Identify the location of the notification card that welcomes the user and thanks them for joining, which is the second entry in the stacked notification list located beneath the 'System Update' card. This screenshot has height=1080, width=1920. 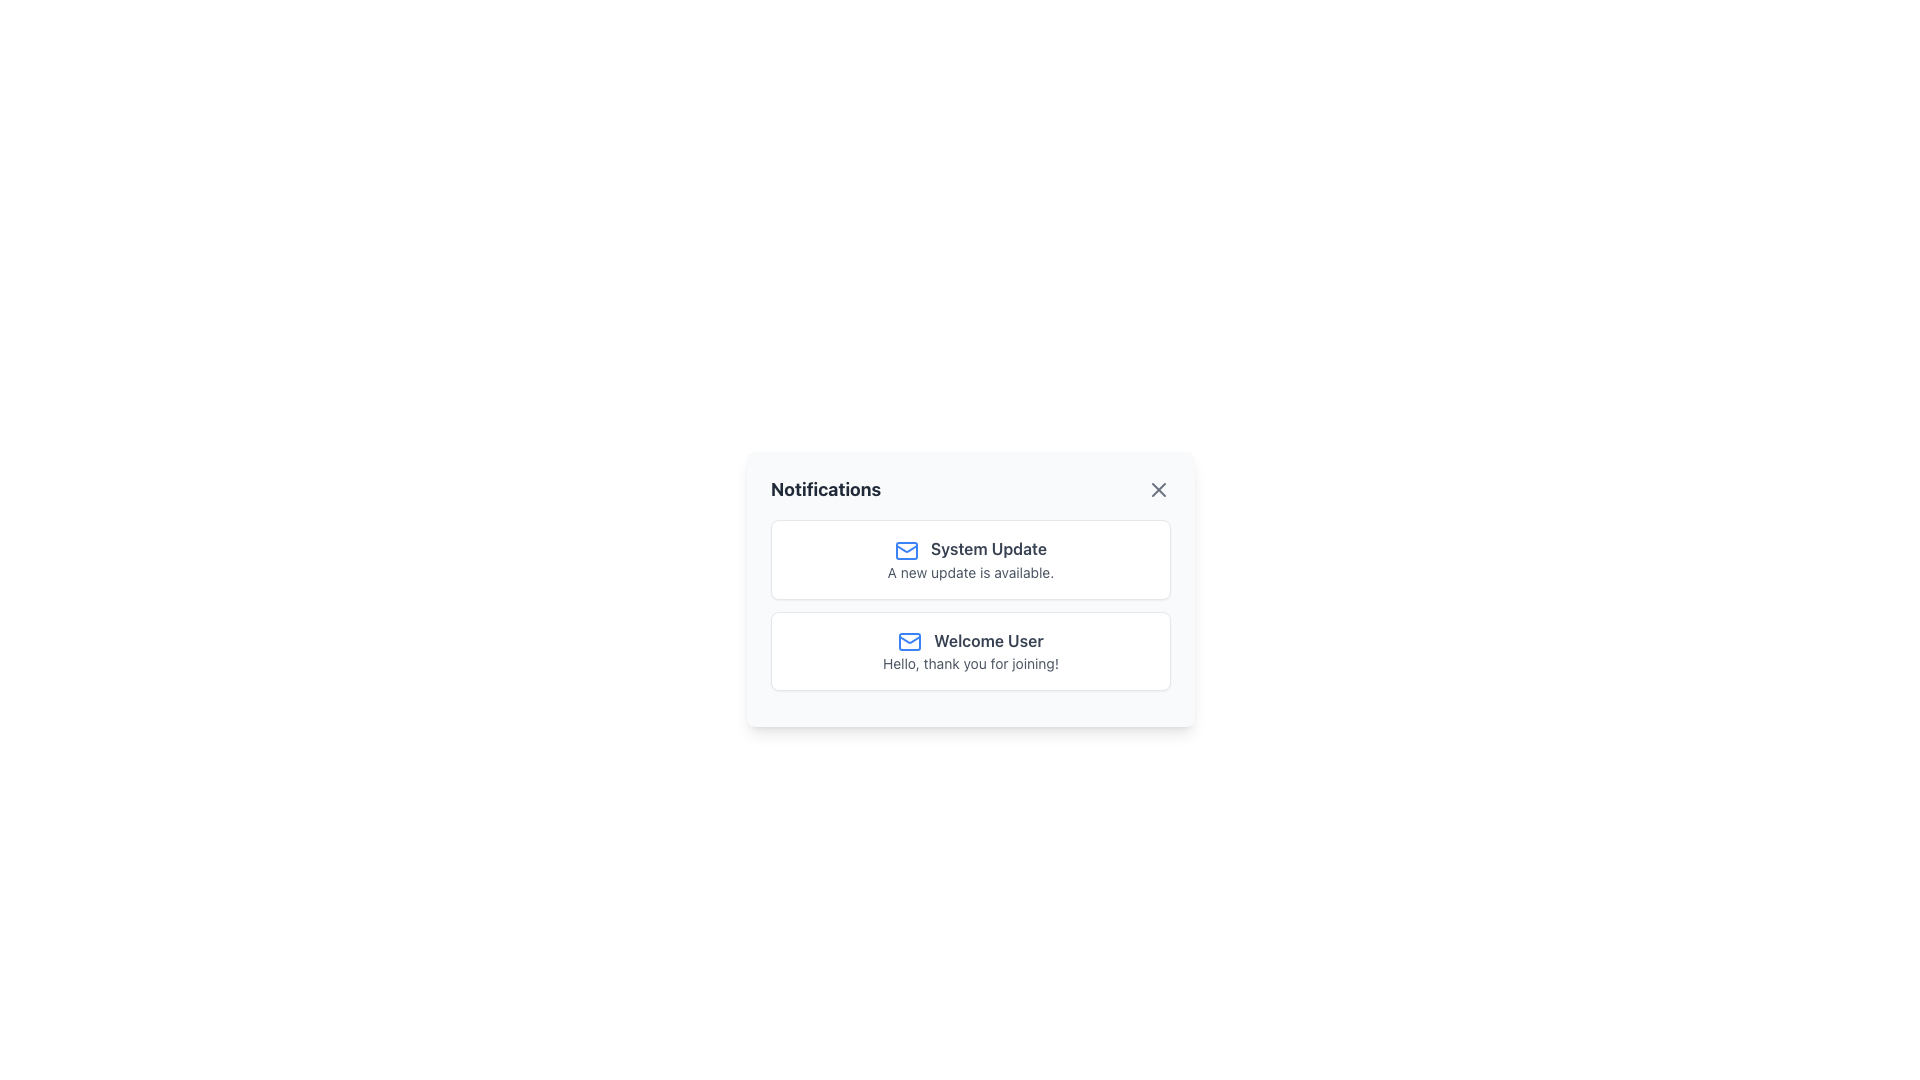
(970, 651).